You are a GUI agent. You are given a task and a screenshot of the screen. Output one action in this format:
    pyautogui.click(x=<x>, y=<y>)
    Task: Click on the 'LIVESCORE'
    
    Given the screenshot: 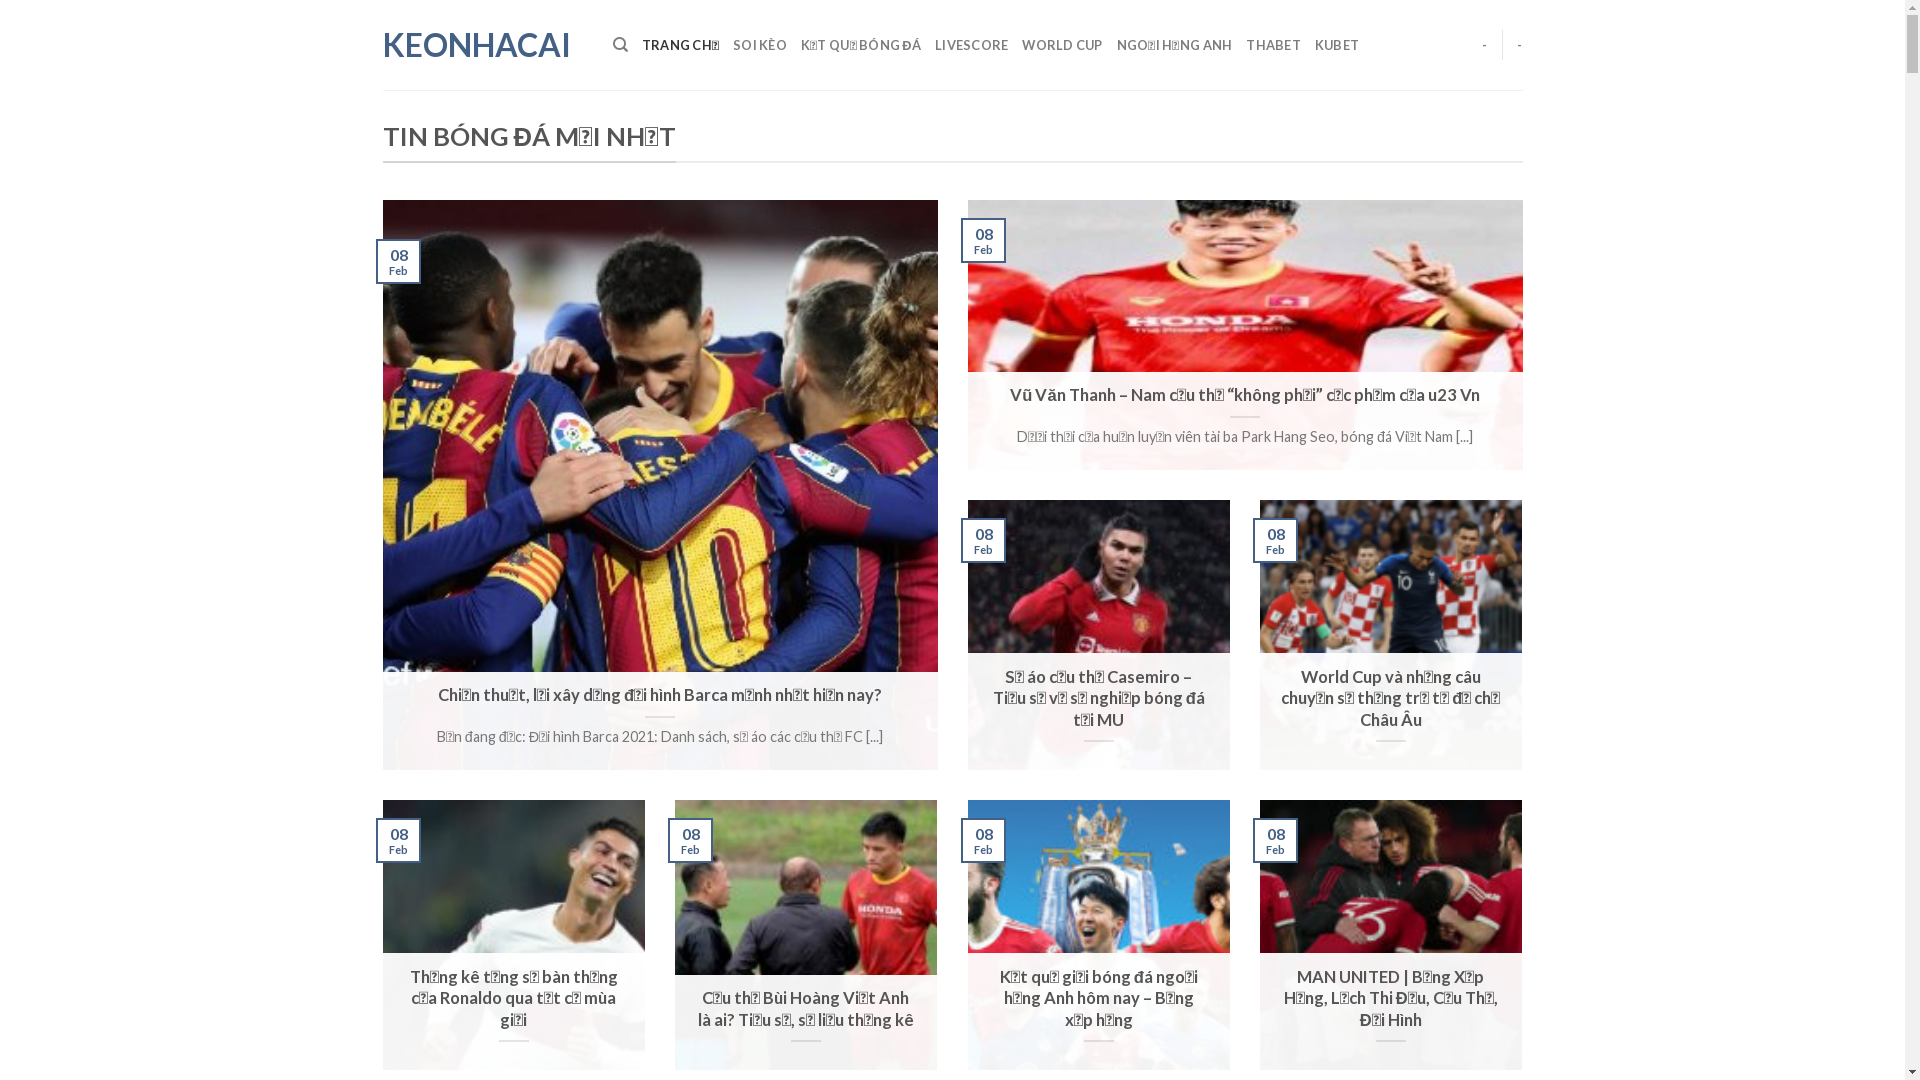 What is the action you would take?
    pyautogui.click(x=971, y=45)
    